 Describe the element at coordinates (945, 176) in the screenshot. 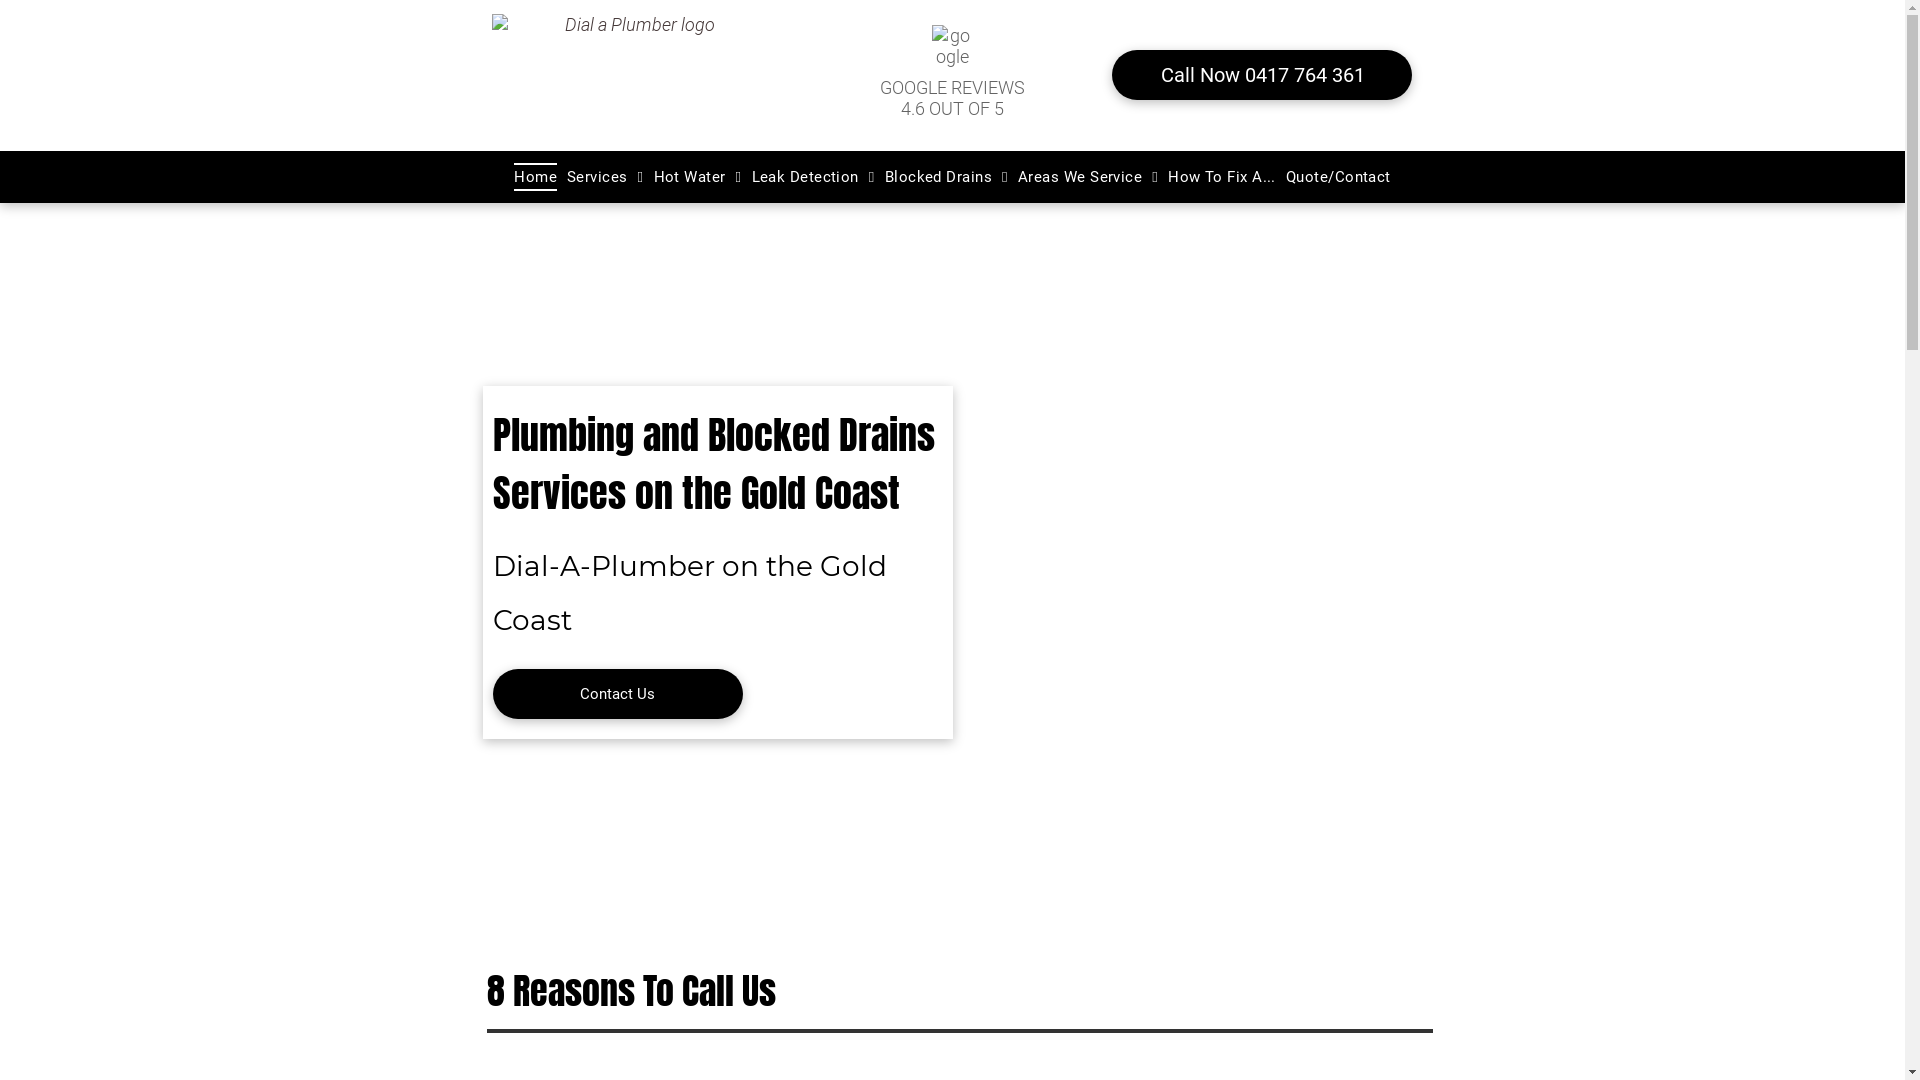

I see `'Blocked Drains'` at that location.